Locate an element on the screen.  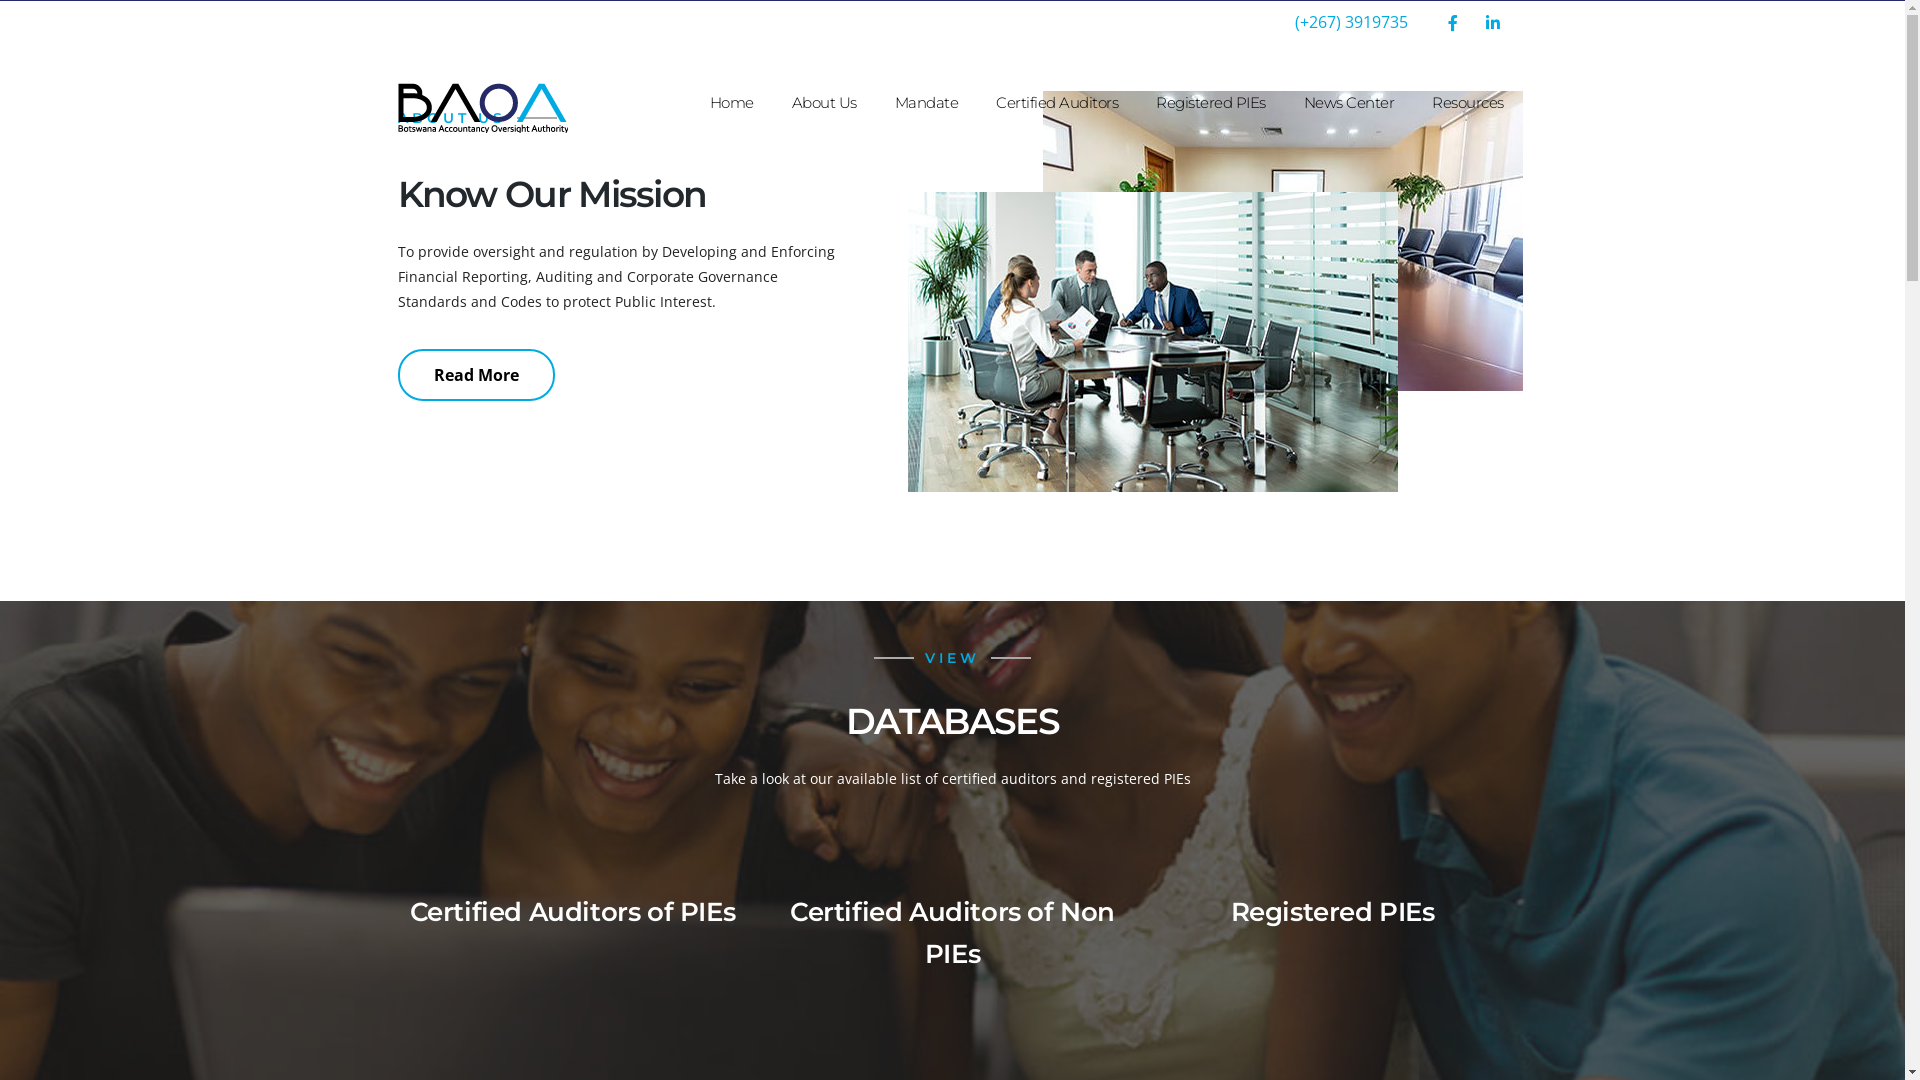
'About Us' is located at coordinates (823, 103).